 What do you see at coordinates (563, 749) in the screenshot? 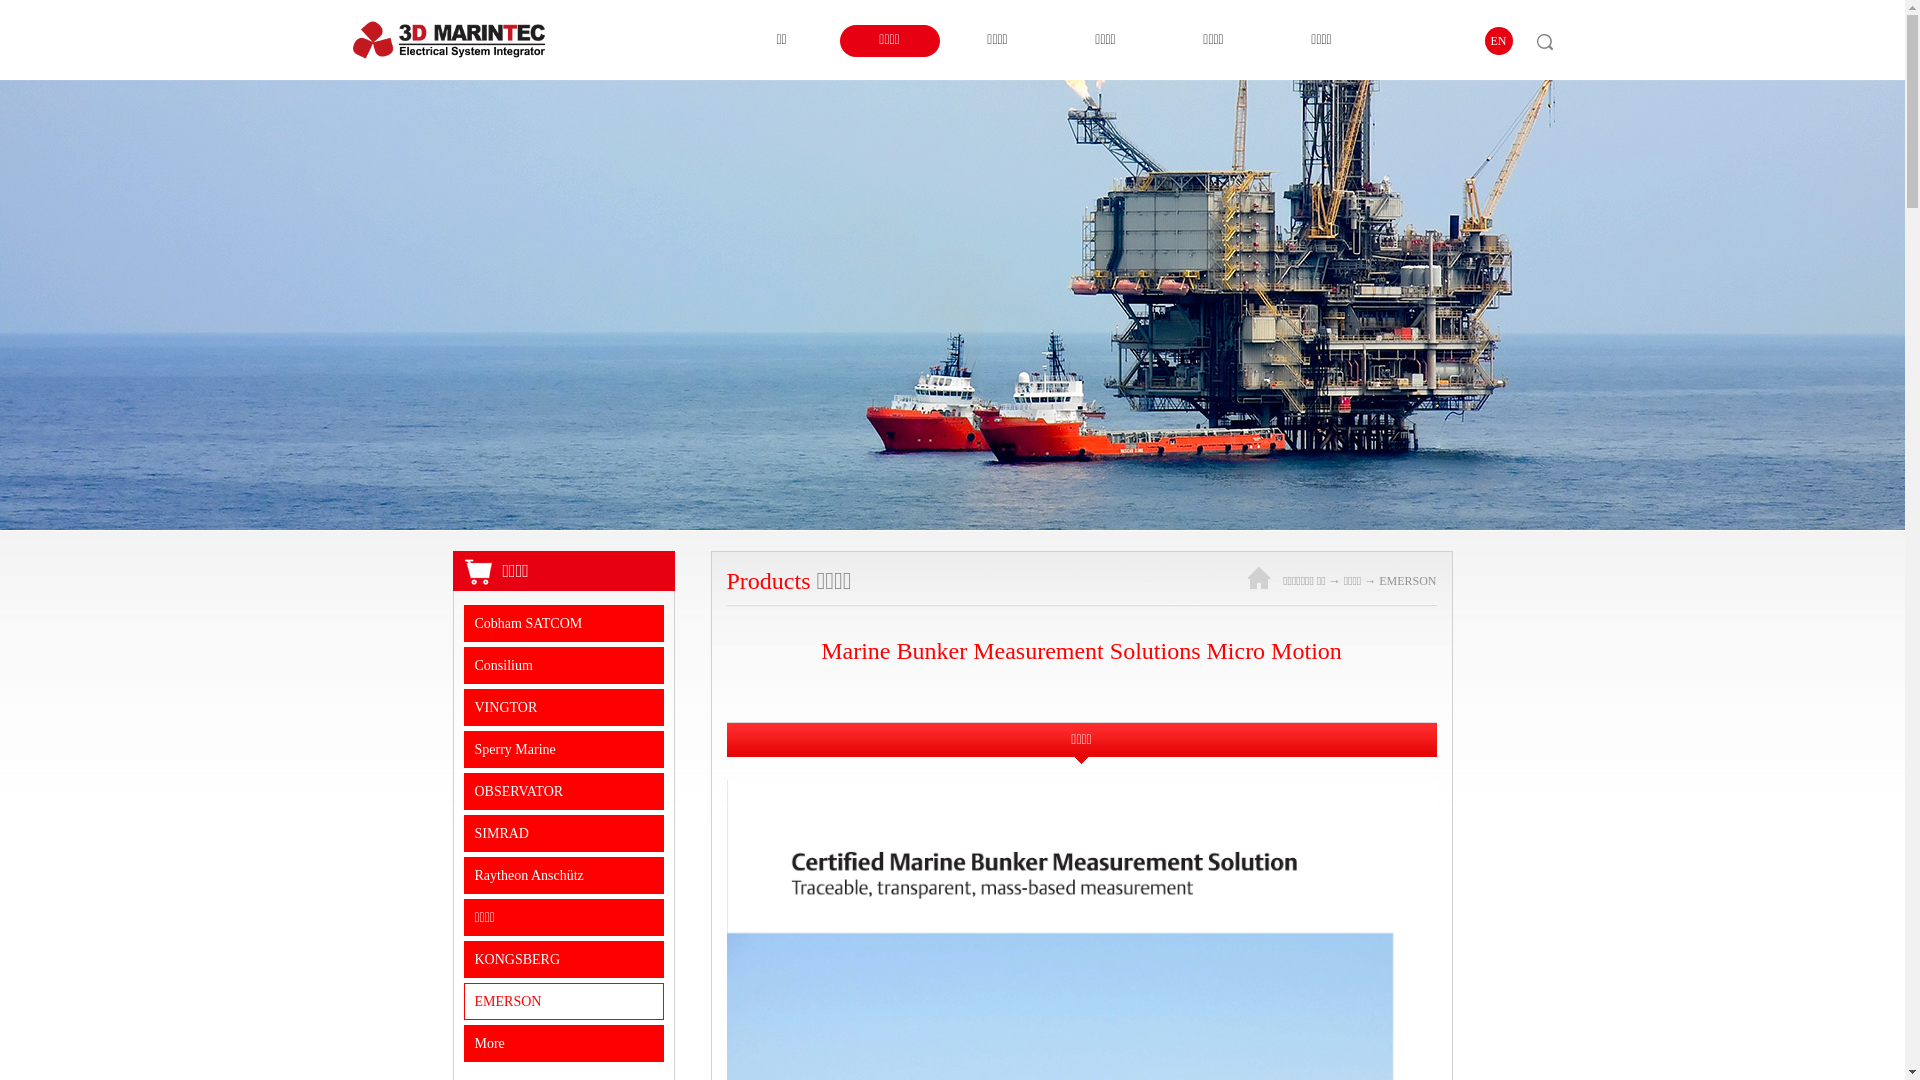
I see `'Sperry Marine'` at bounding box center [563, 749].